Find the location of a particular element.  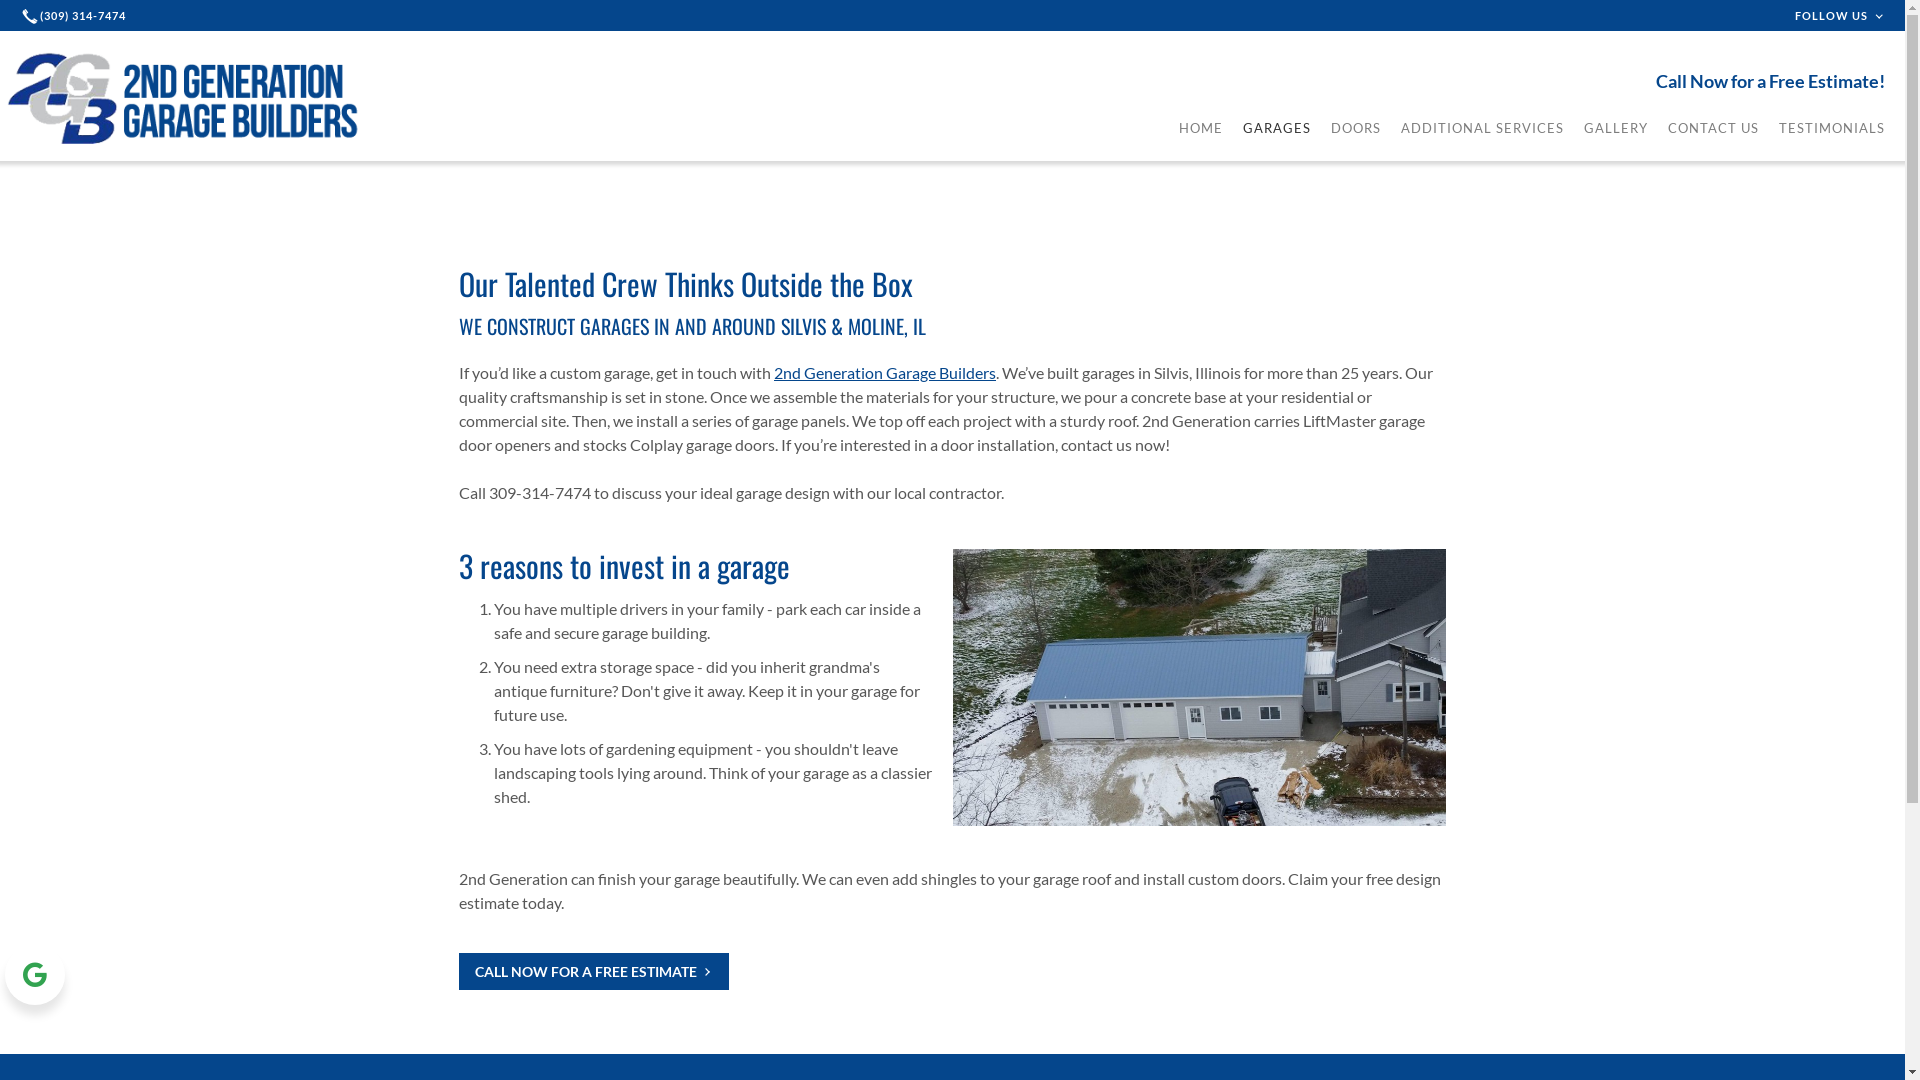

'ADDITIONAL SERVICES' is located at coordinates (1482, 127).